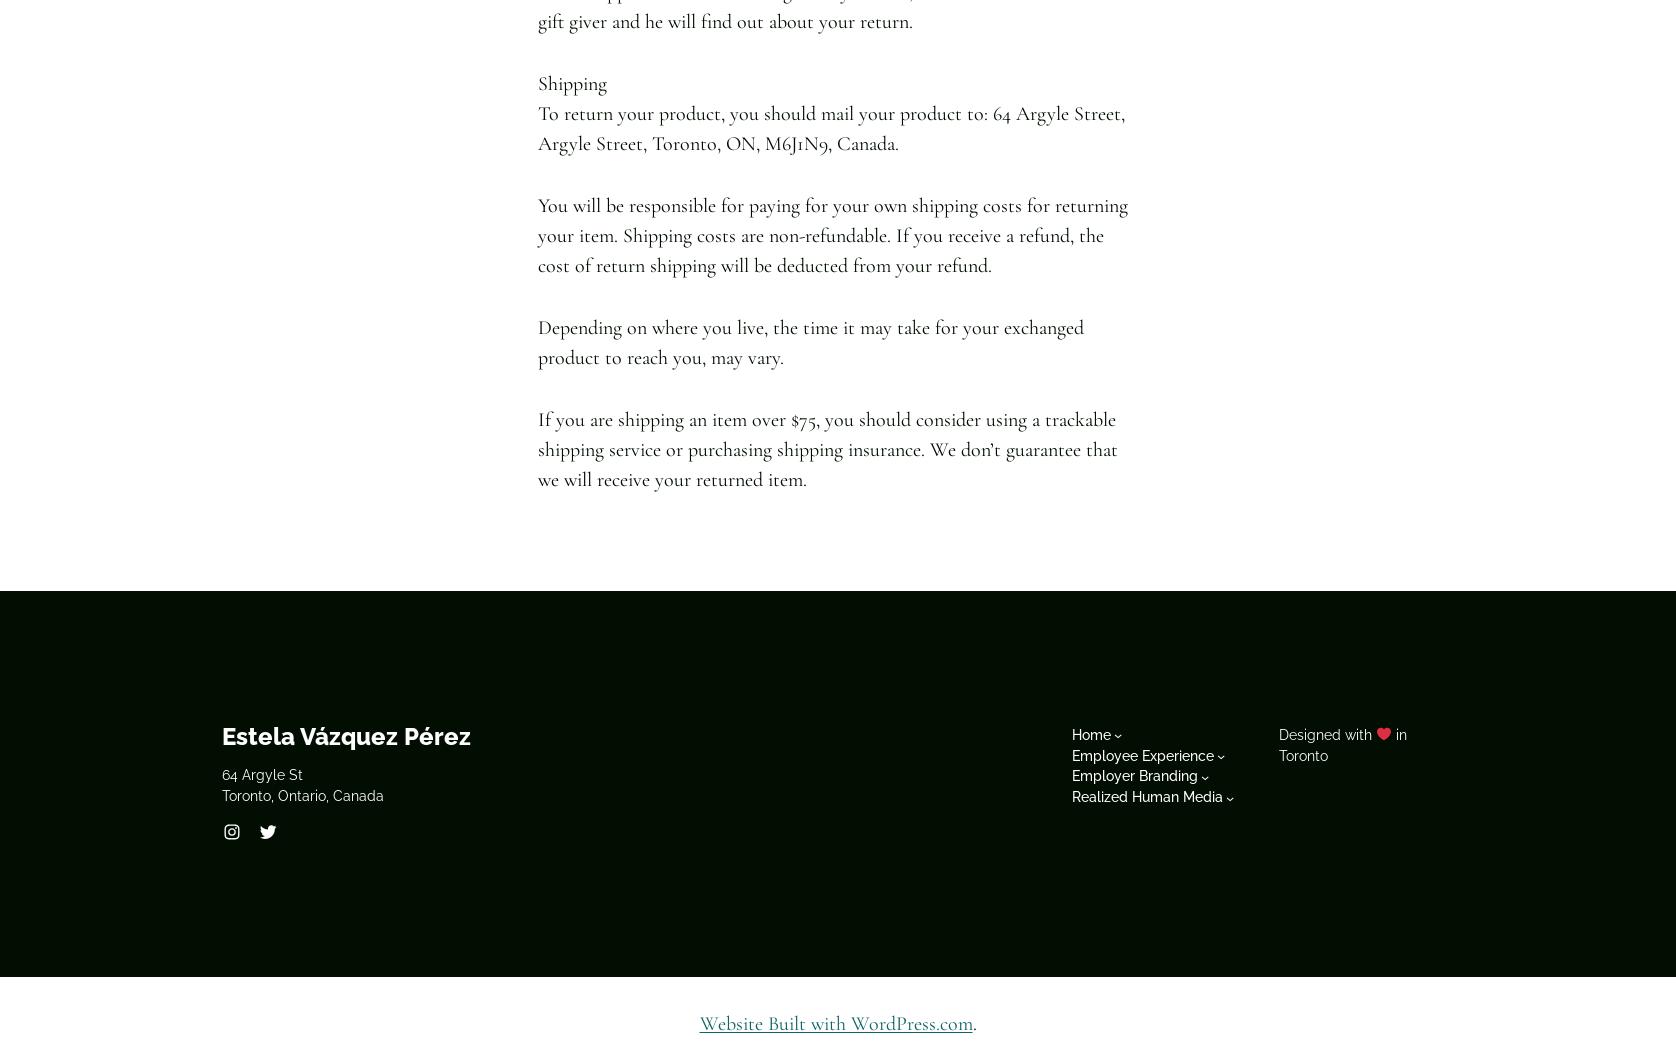  Describe the element at coordinates (537, 82) in the screenshot. I see `'Shipping'` at that location.